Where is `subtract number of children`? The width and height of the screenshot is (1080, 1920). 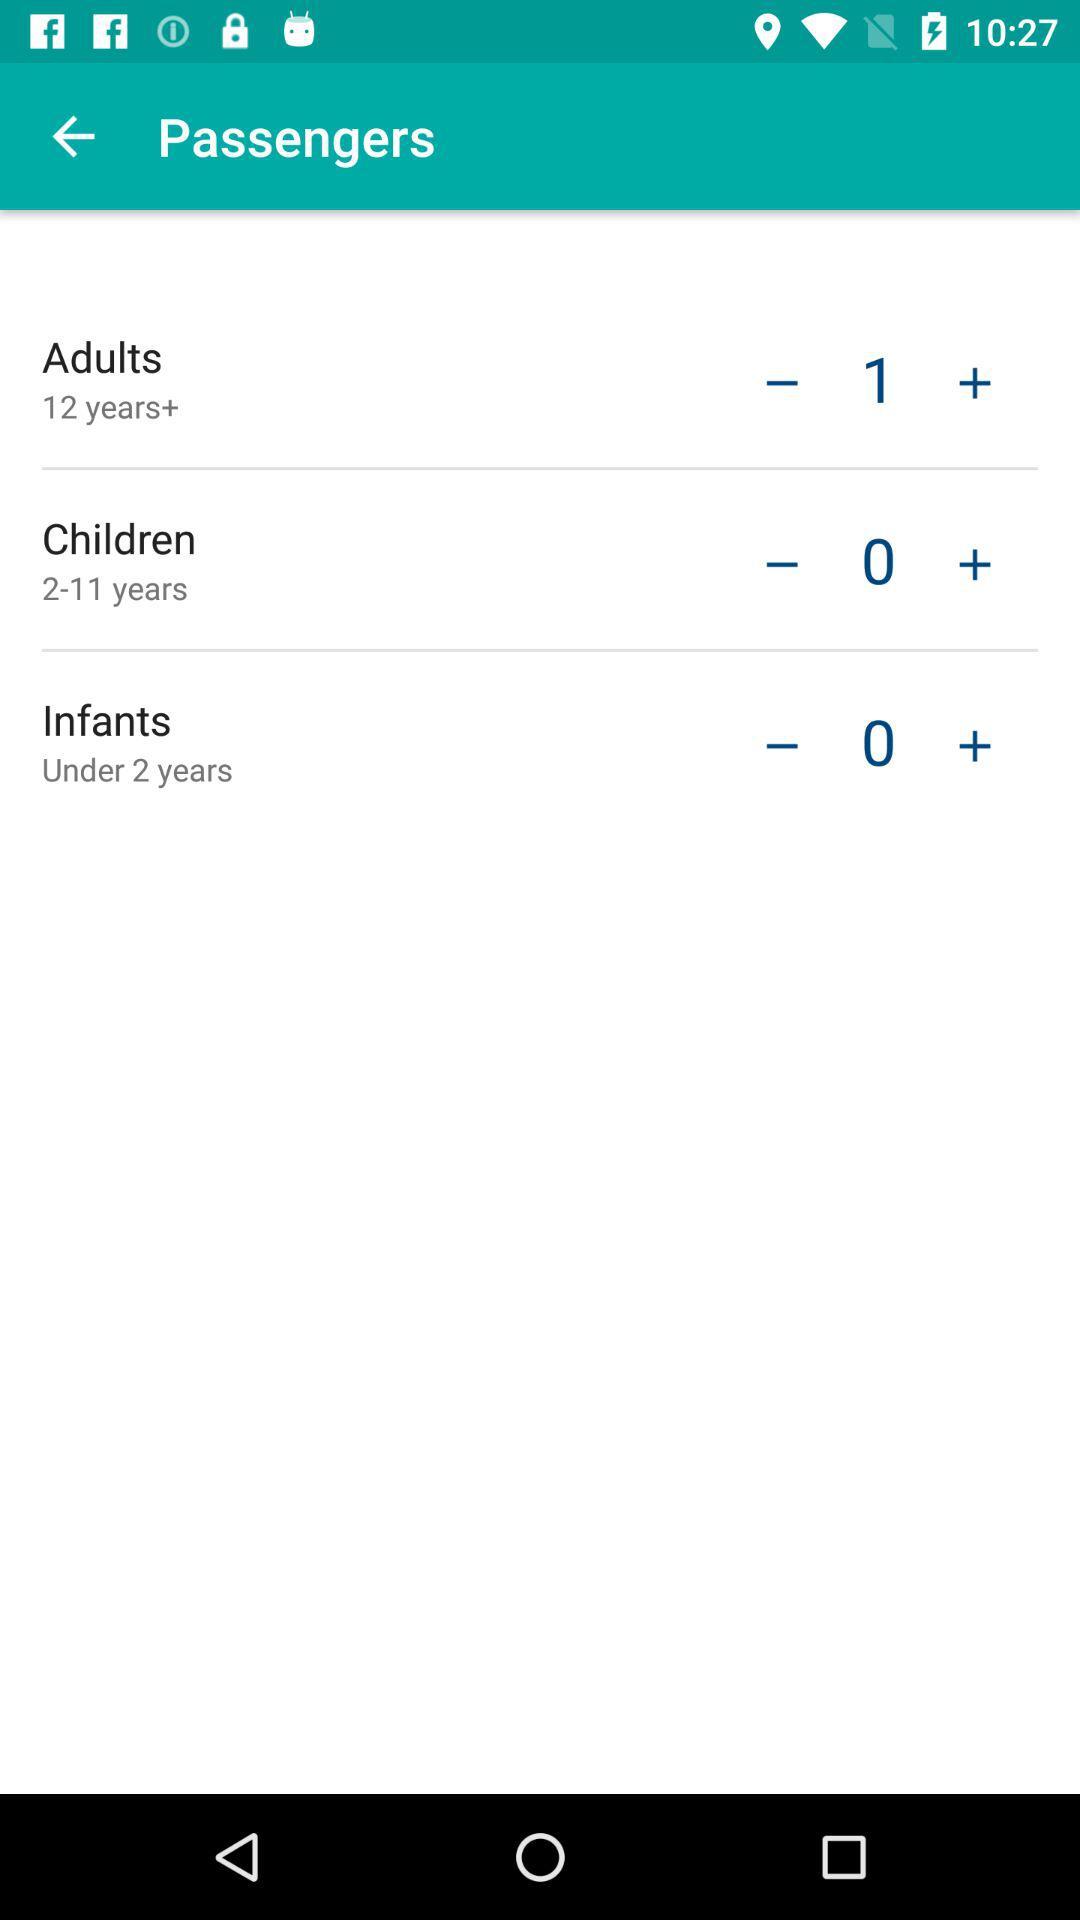
subtract number of children is located at coordinates (781, 742).